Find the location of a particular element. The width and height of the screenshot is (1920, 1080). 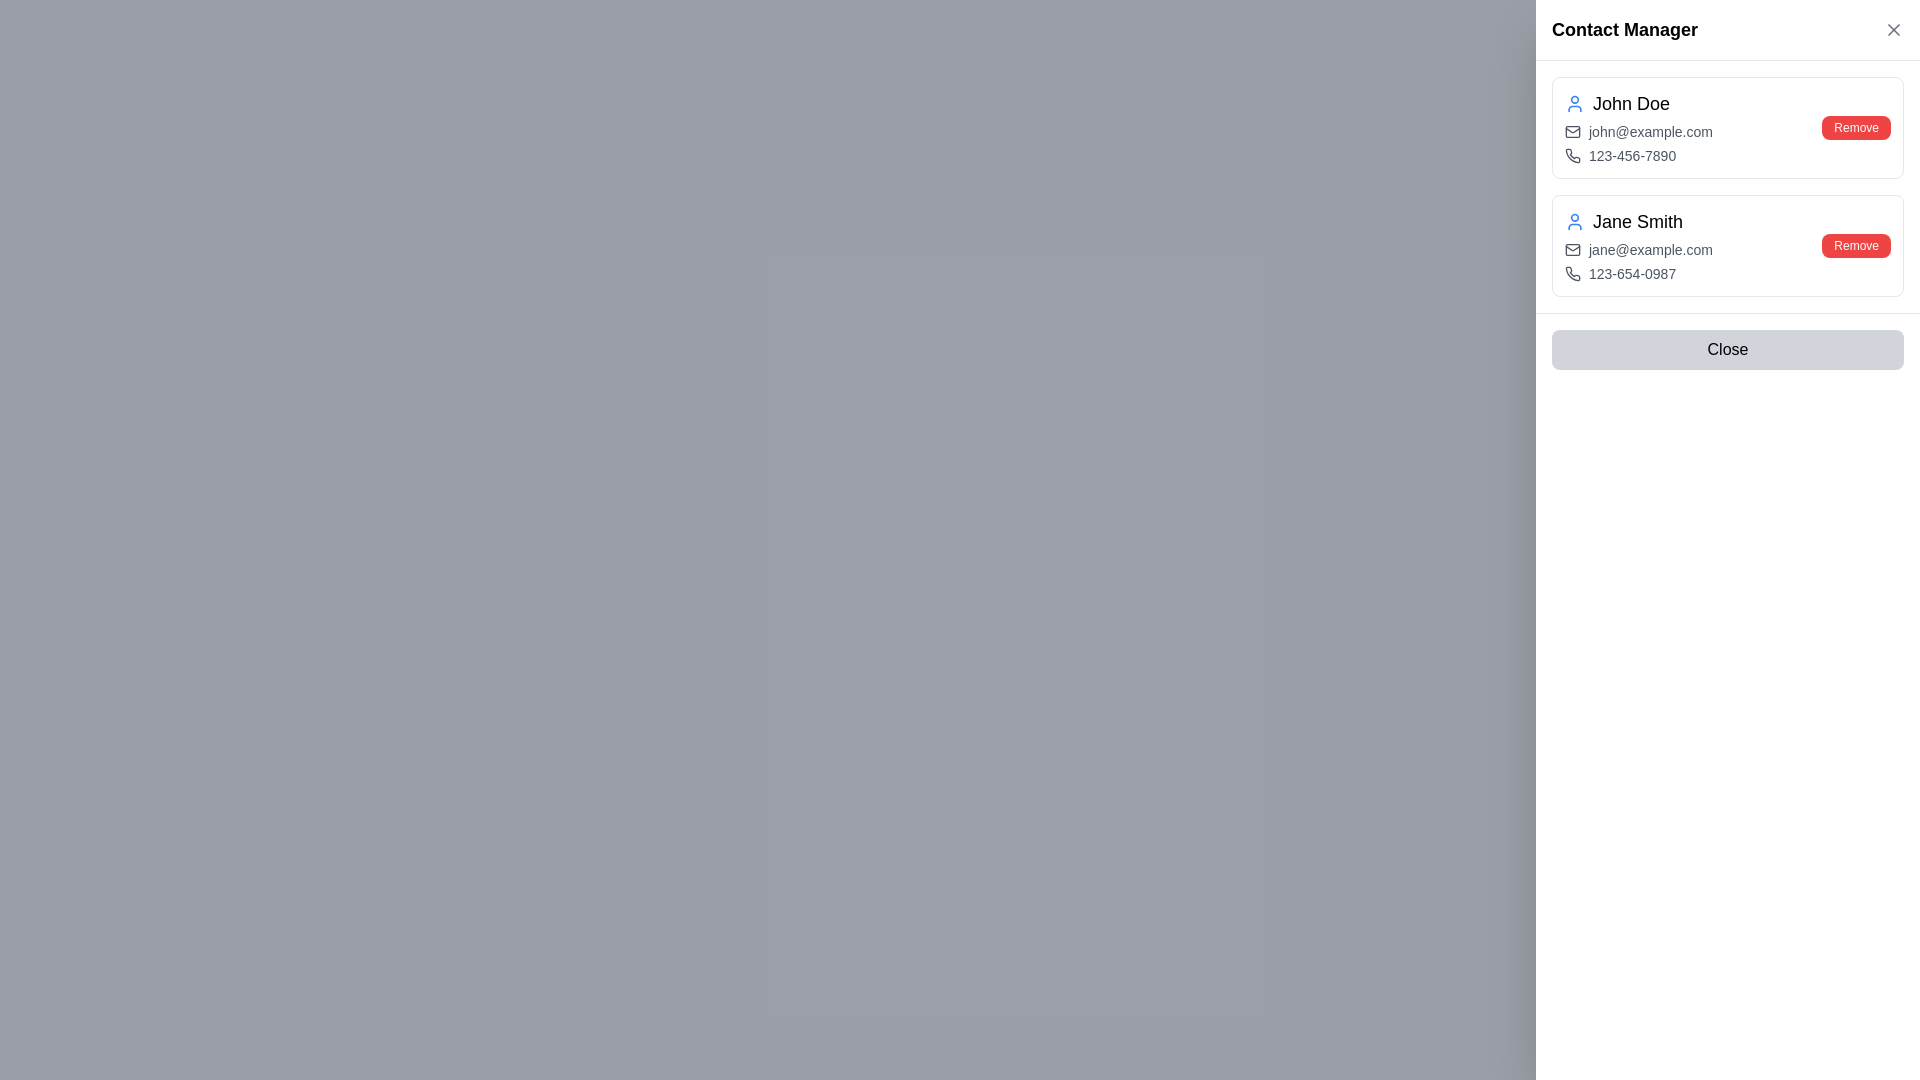

the button that is centrally aligned at the bottom of the white panel is located at coordinates (1727, 349).